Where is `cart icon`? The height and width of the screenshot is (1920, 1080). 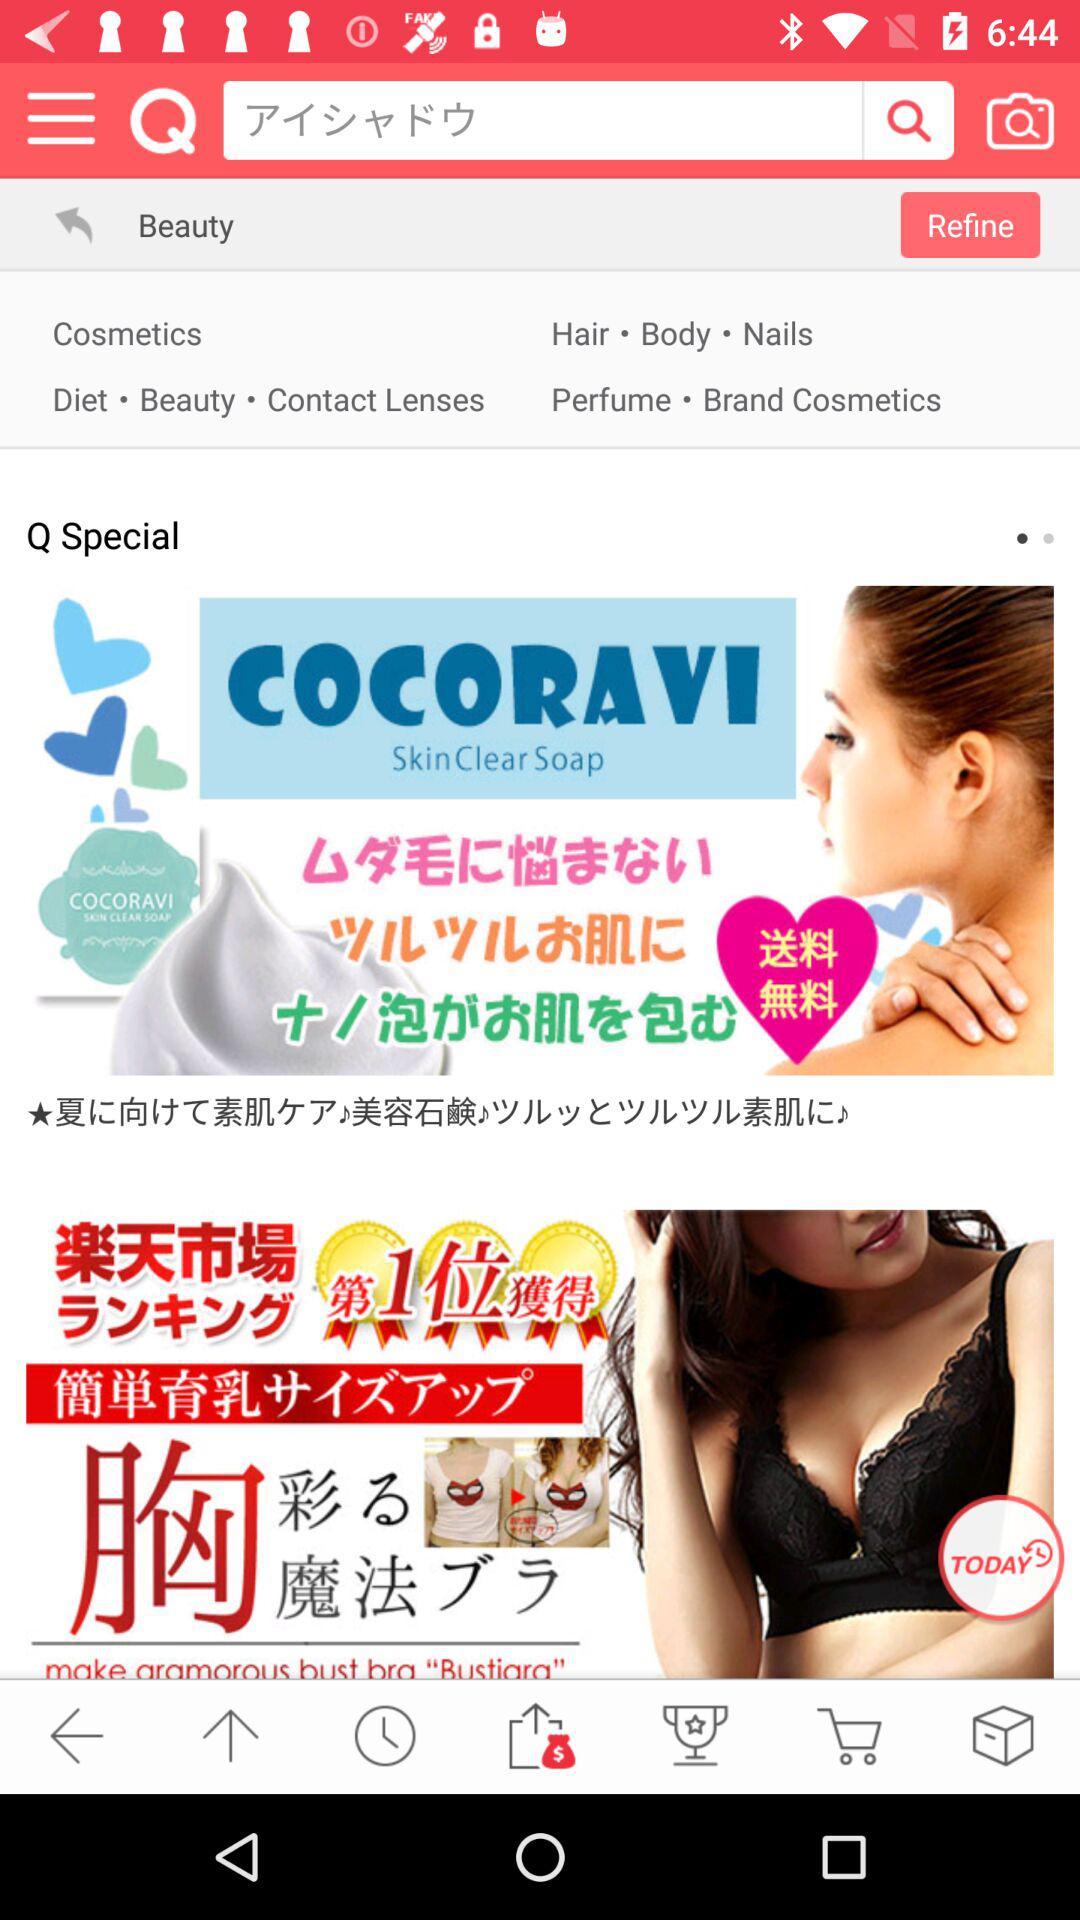
cart icon is located at coordinates (848, 1735).